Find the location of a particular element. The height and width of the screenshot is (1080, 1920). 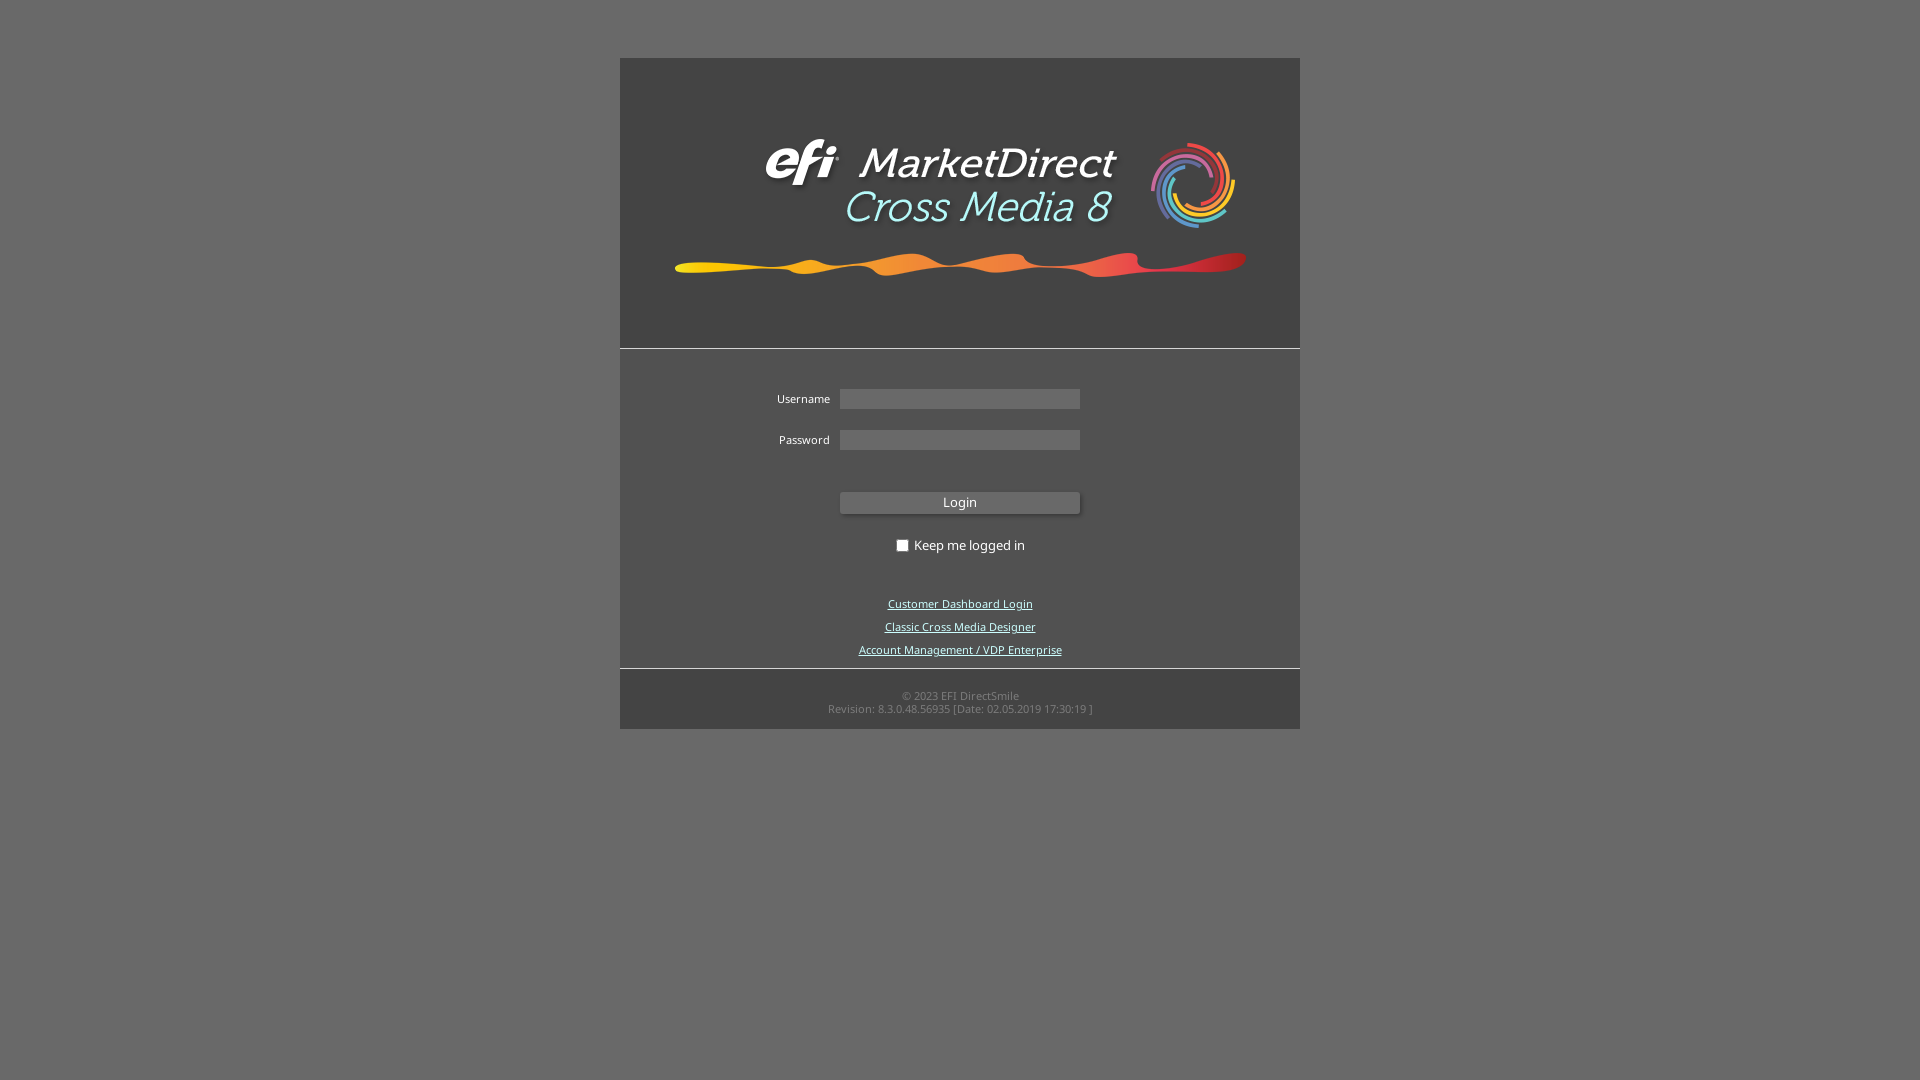

'Classic Cross Media Designer' is located at coordinates (958, 625).